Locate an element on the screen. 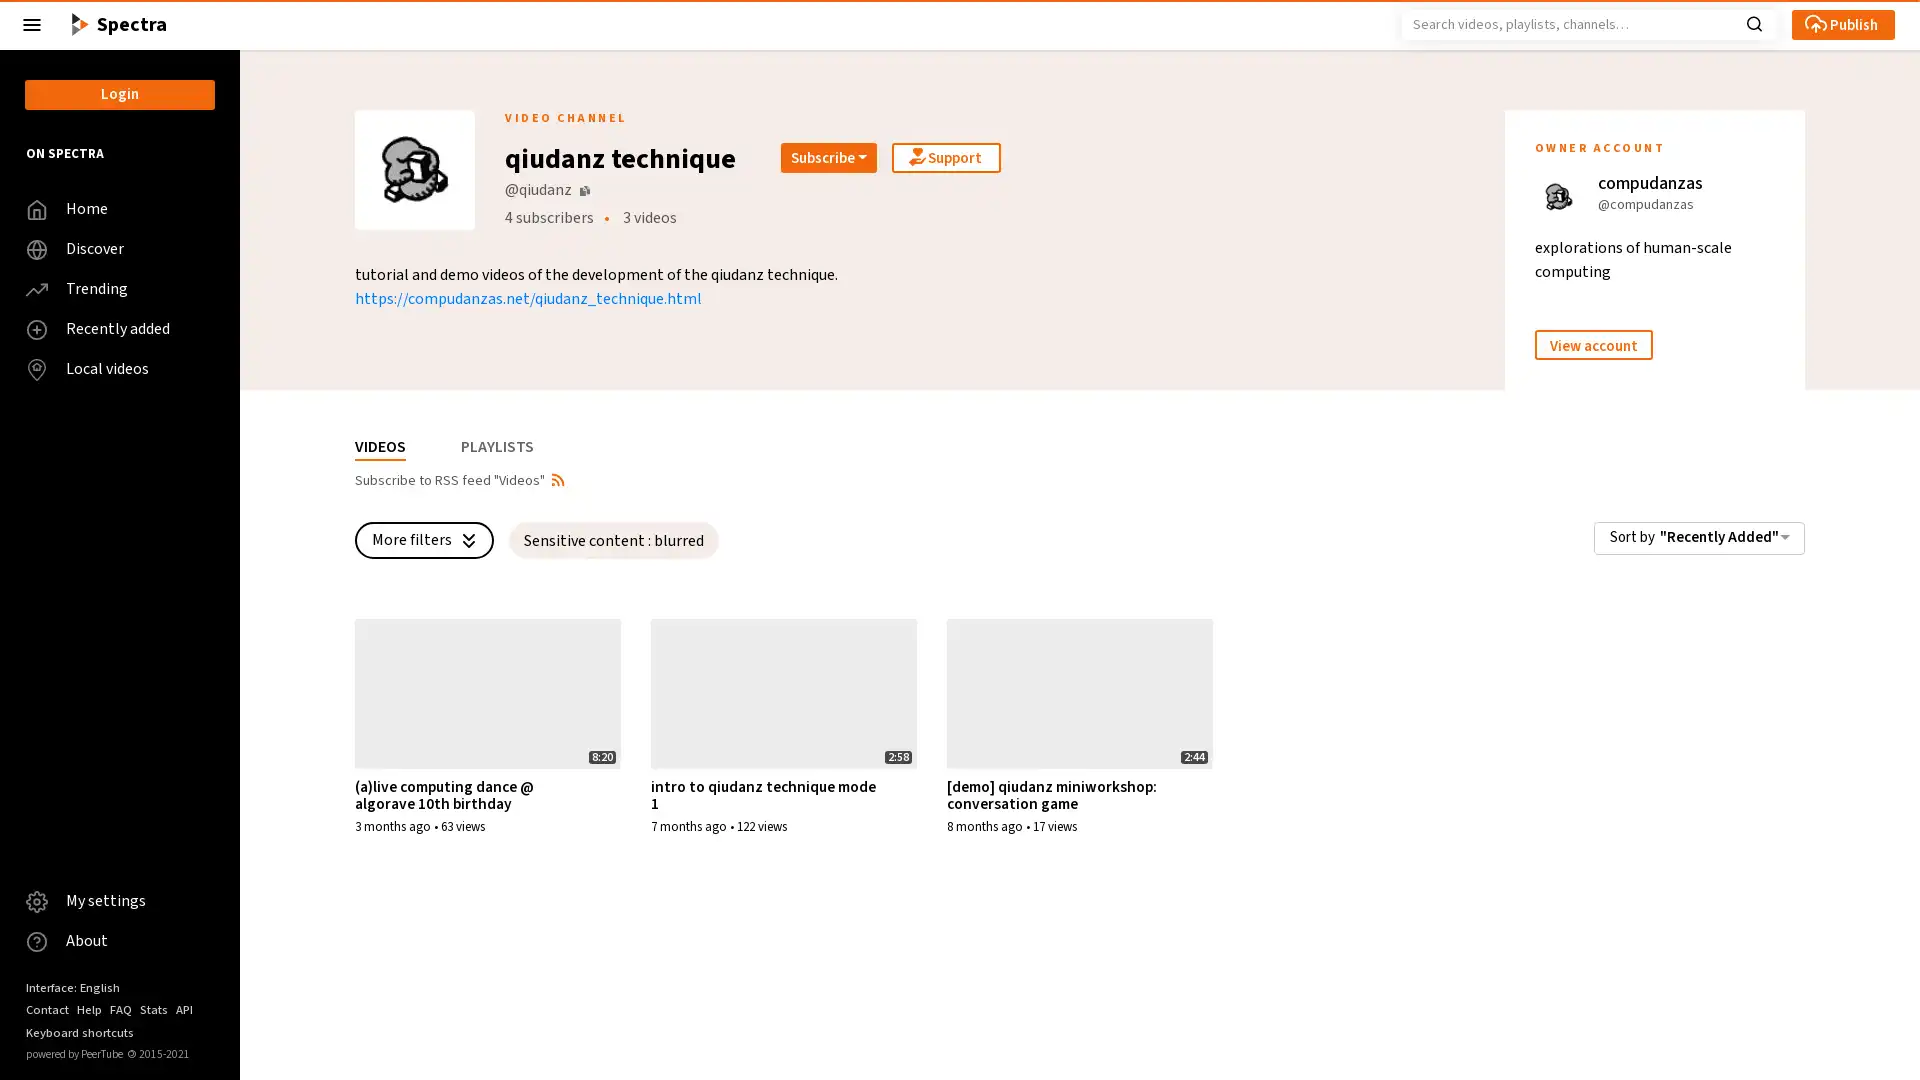  More filters is located at coordinates (423, 540).